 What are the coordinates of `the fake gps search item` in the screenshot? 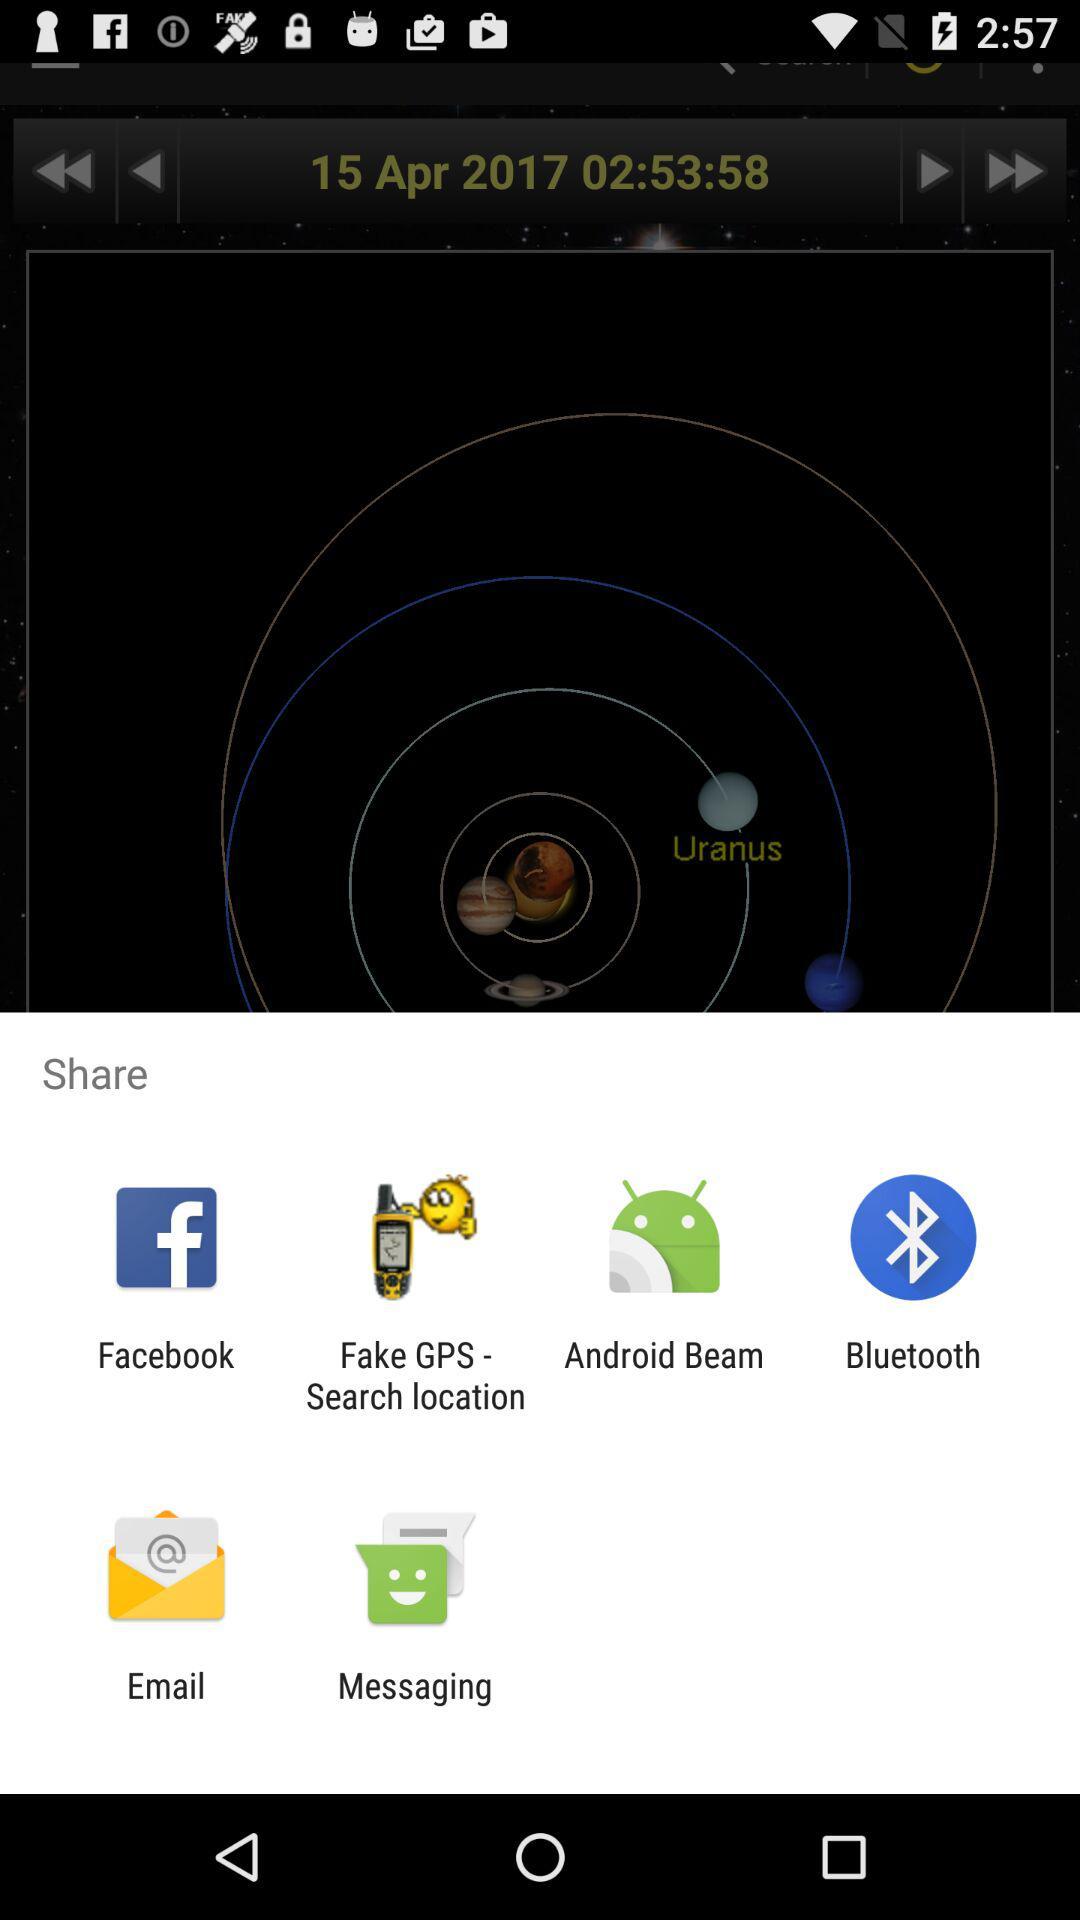 It's located at (414, 1374).